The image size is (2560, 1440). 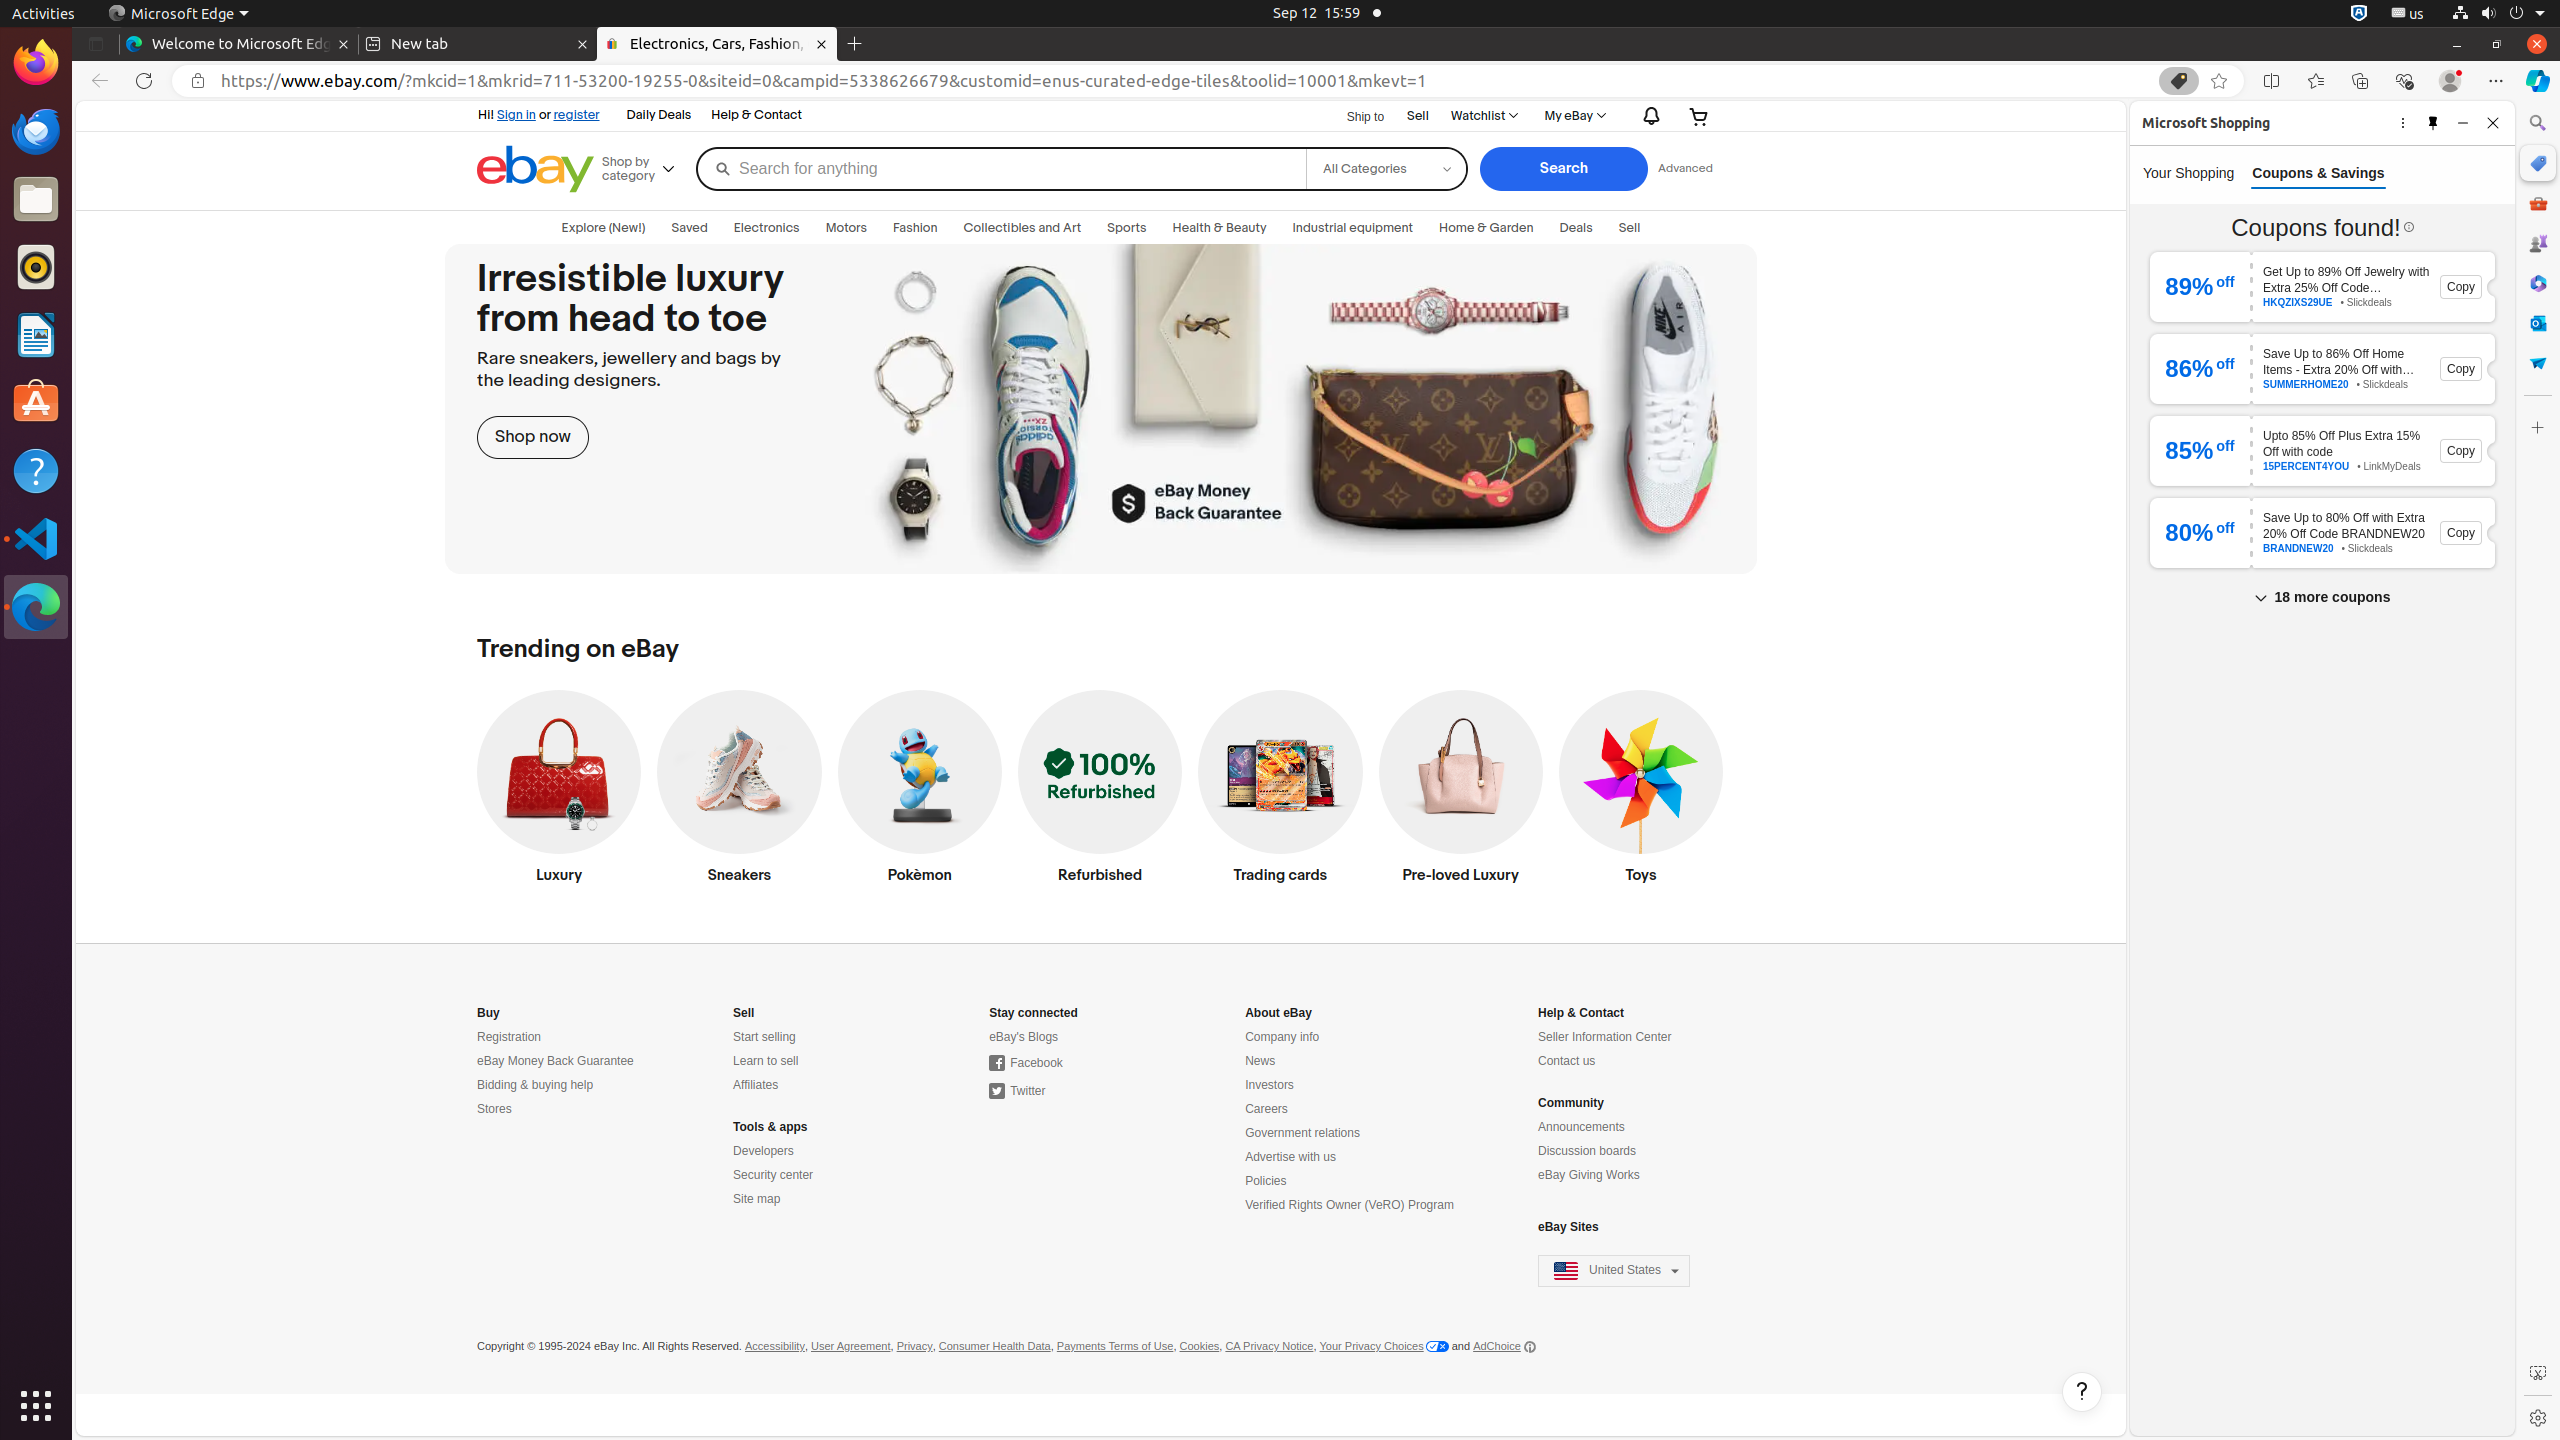 What do you see at coordinates (657, 115) in the screenshot?
I see `'Daily Deals'` at bounding box center [657, 115].